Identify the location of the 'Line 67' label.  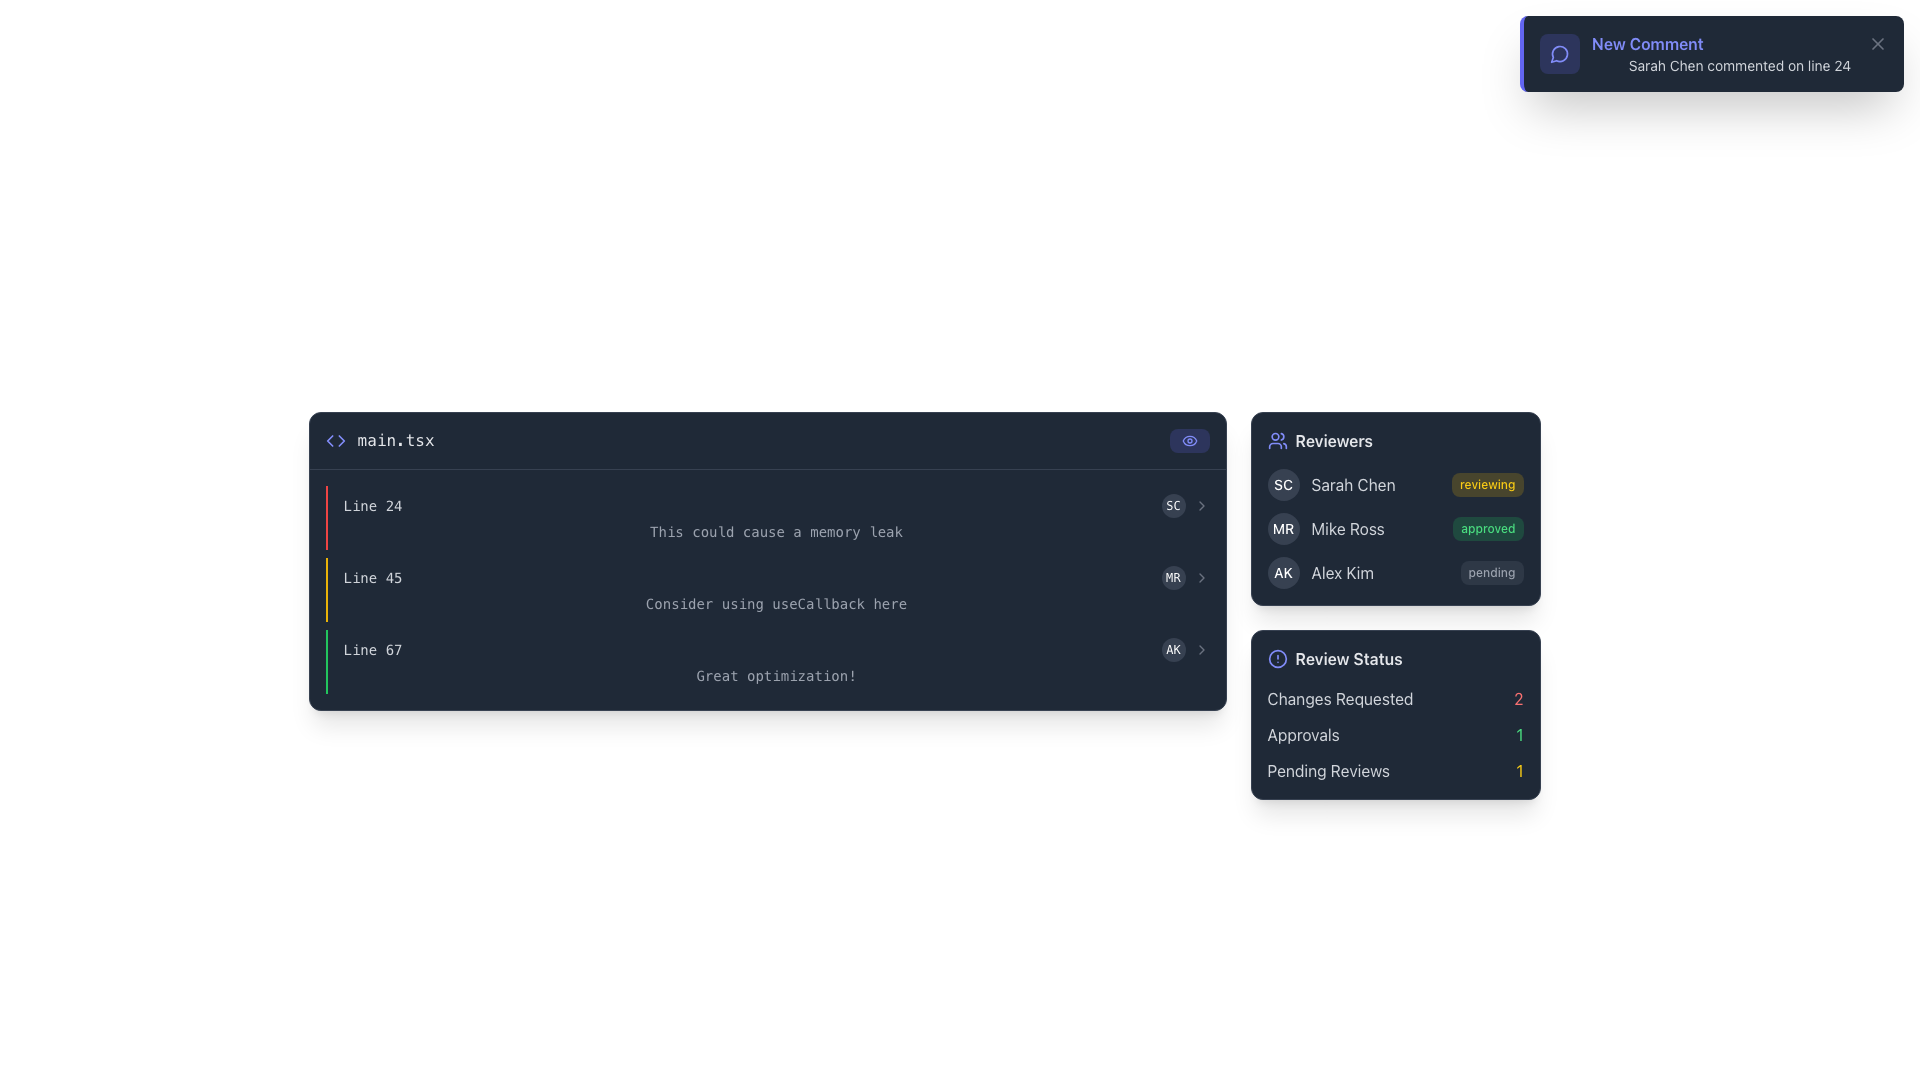
(373, 650).